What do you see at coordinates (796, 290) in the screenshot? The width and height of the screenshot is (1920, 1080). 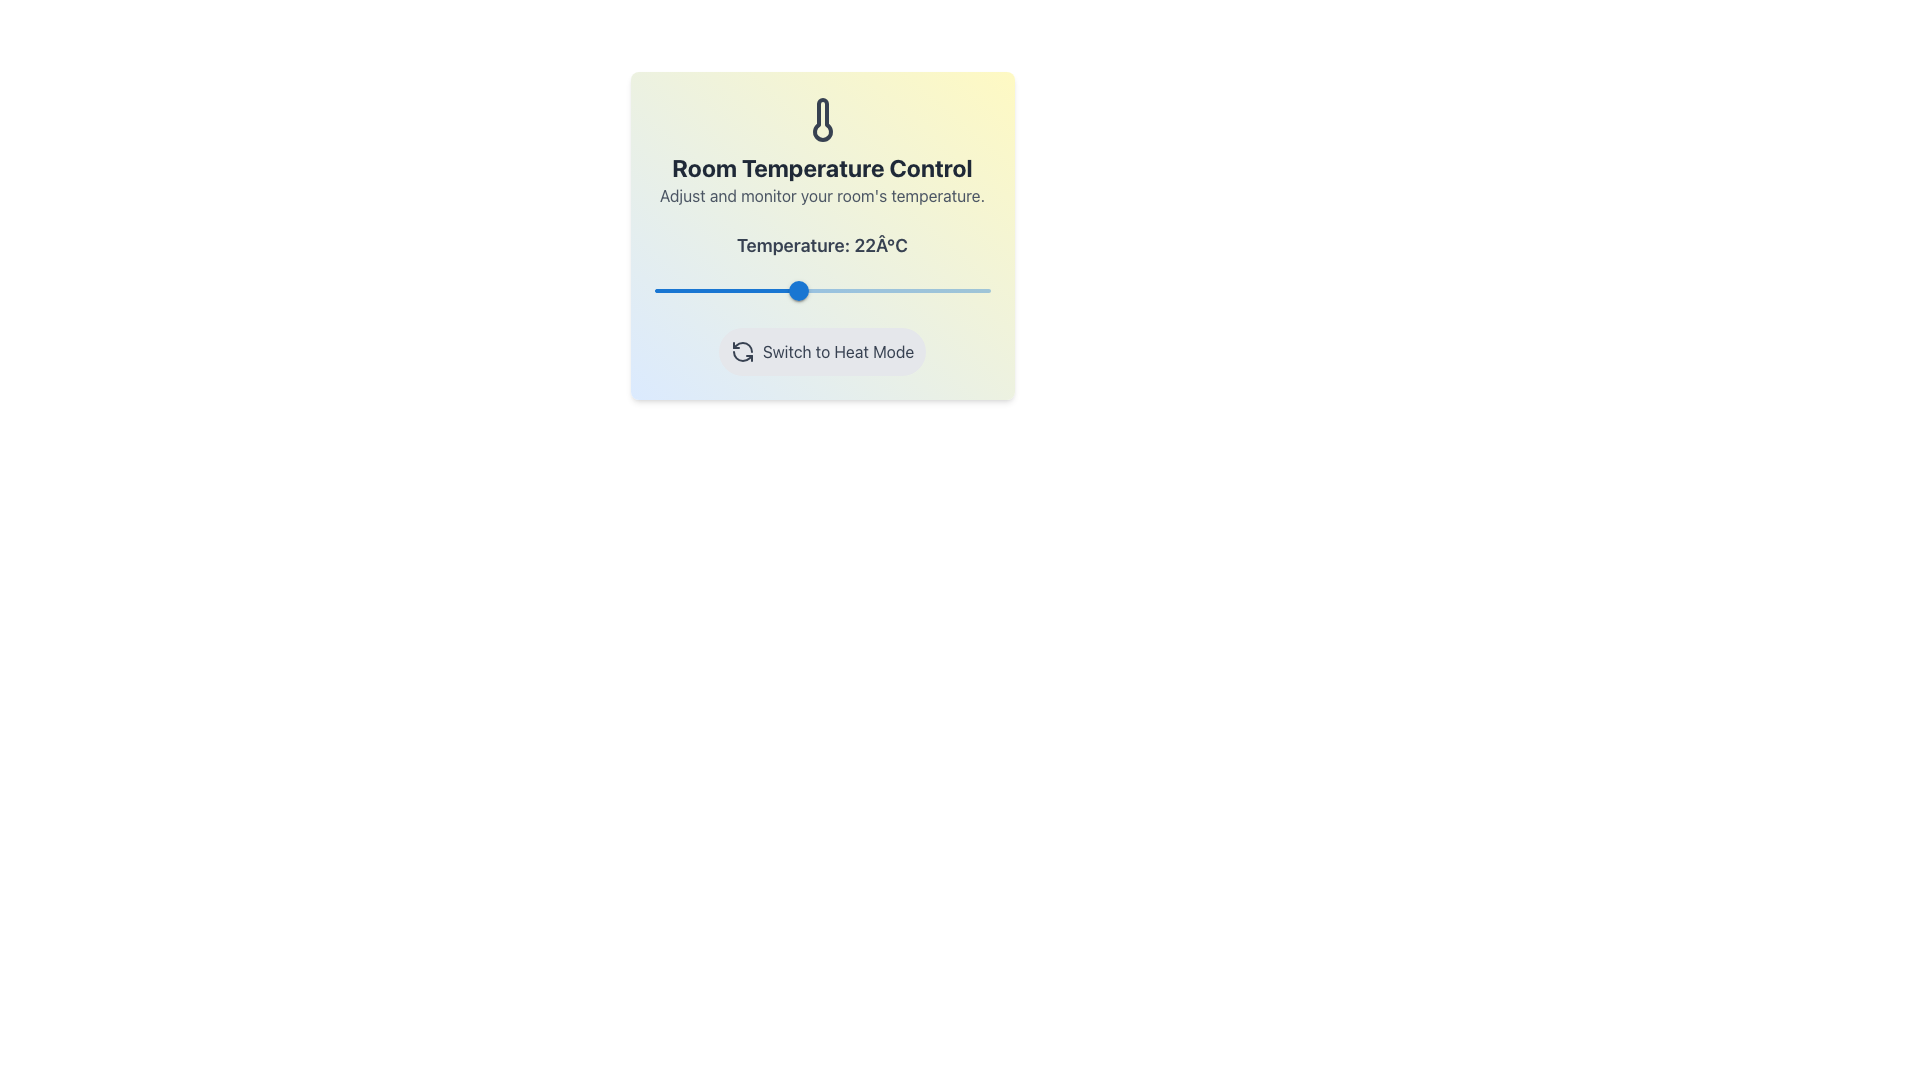 I see `the temperature` at bounding box center [796, 290].